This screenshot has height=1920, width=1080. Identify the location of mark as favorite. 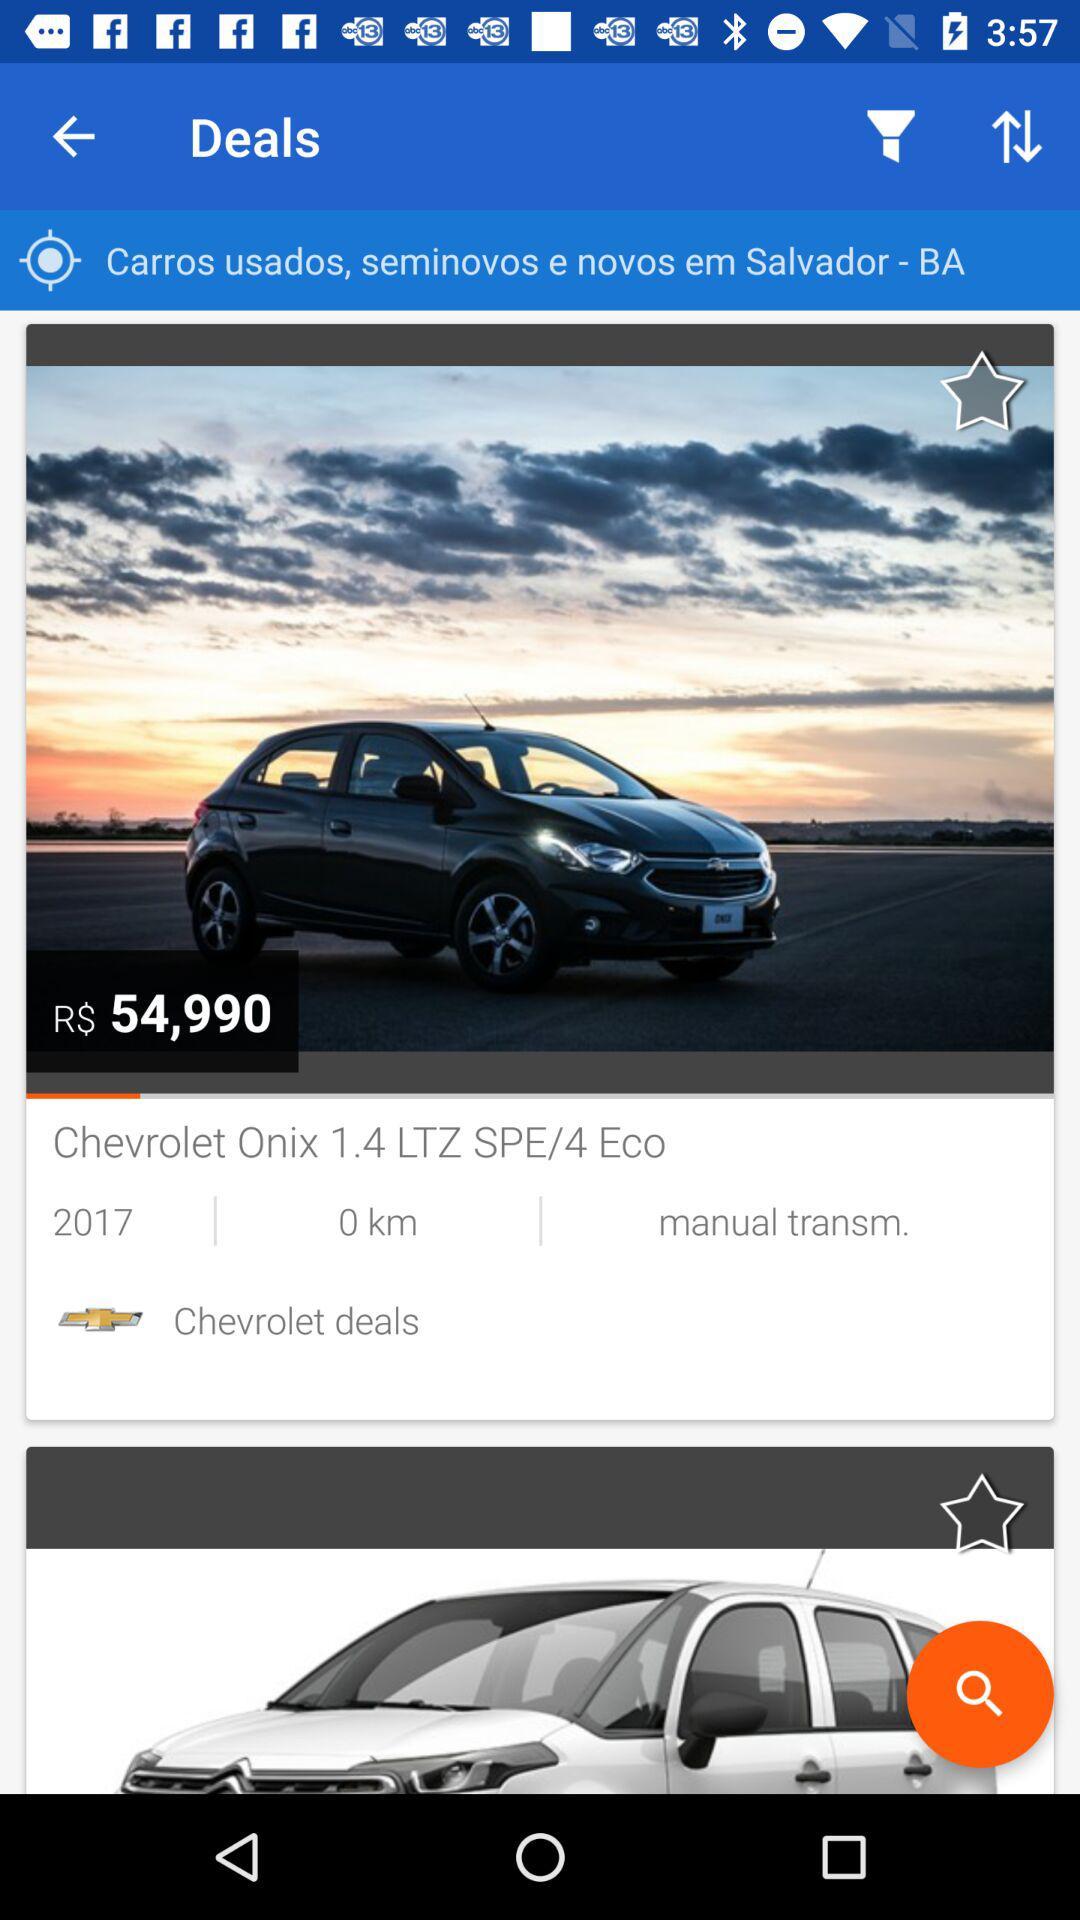
(982, 390).